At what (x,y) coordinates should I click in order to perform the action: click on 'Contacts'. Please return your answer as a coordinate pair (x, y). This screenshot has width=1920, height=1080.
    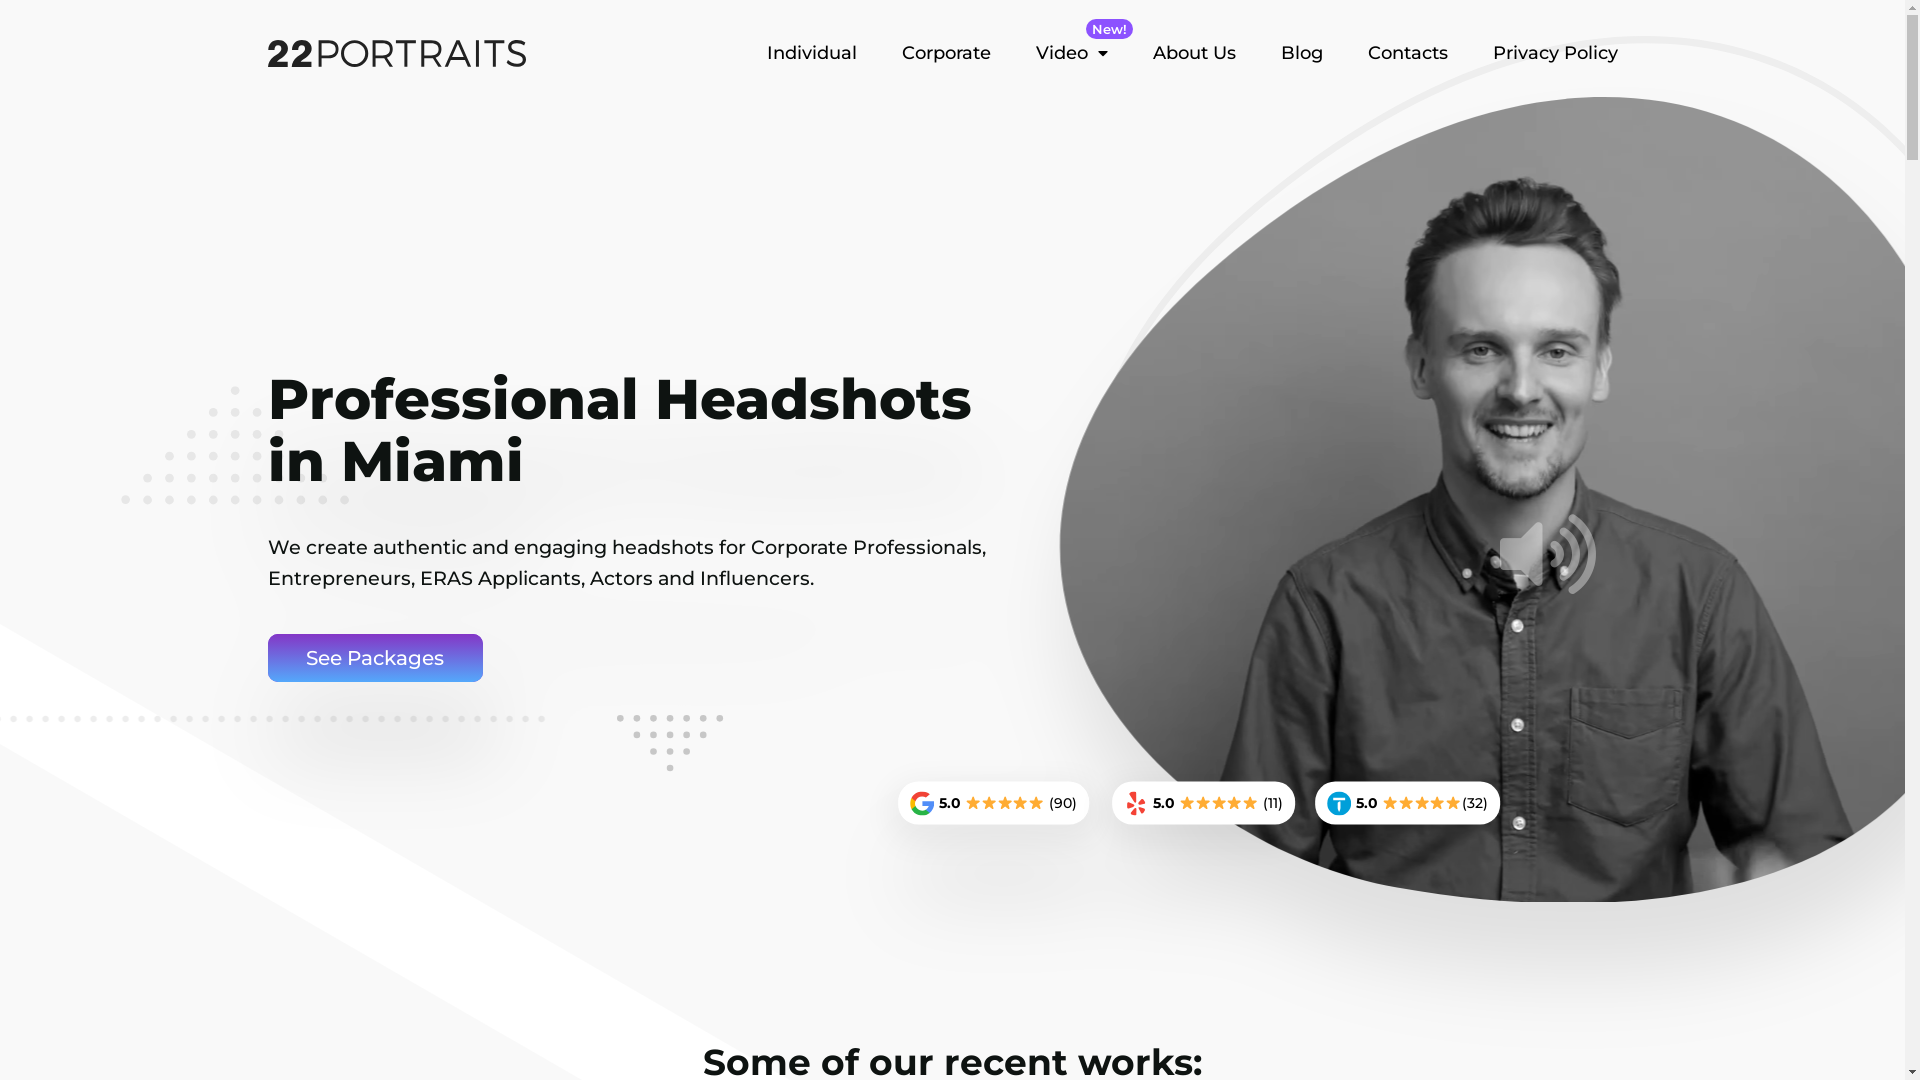
    Looking at the image, I should click on (1348, 52).